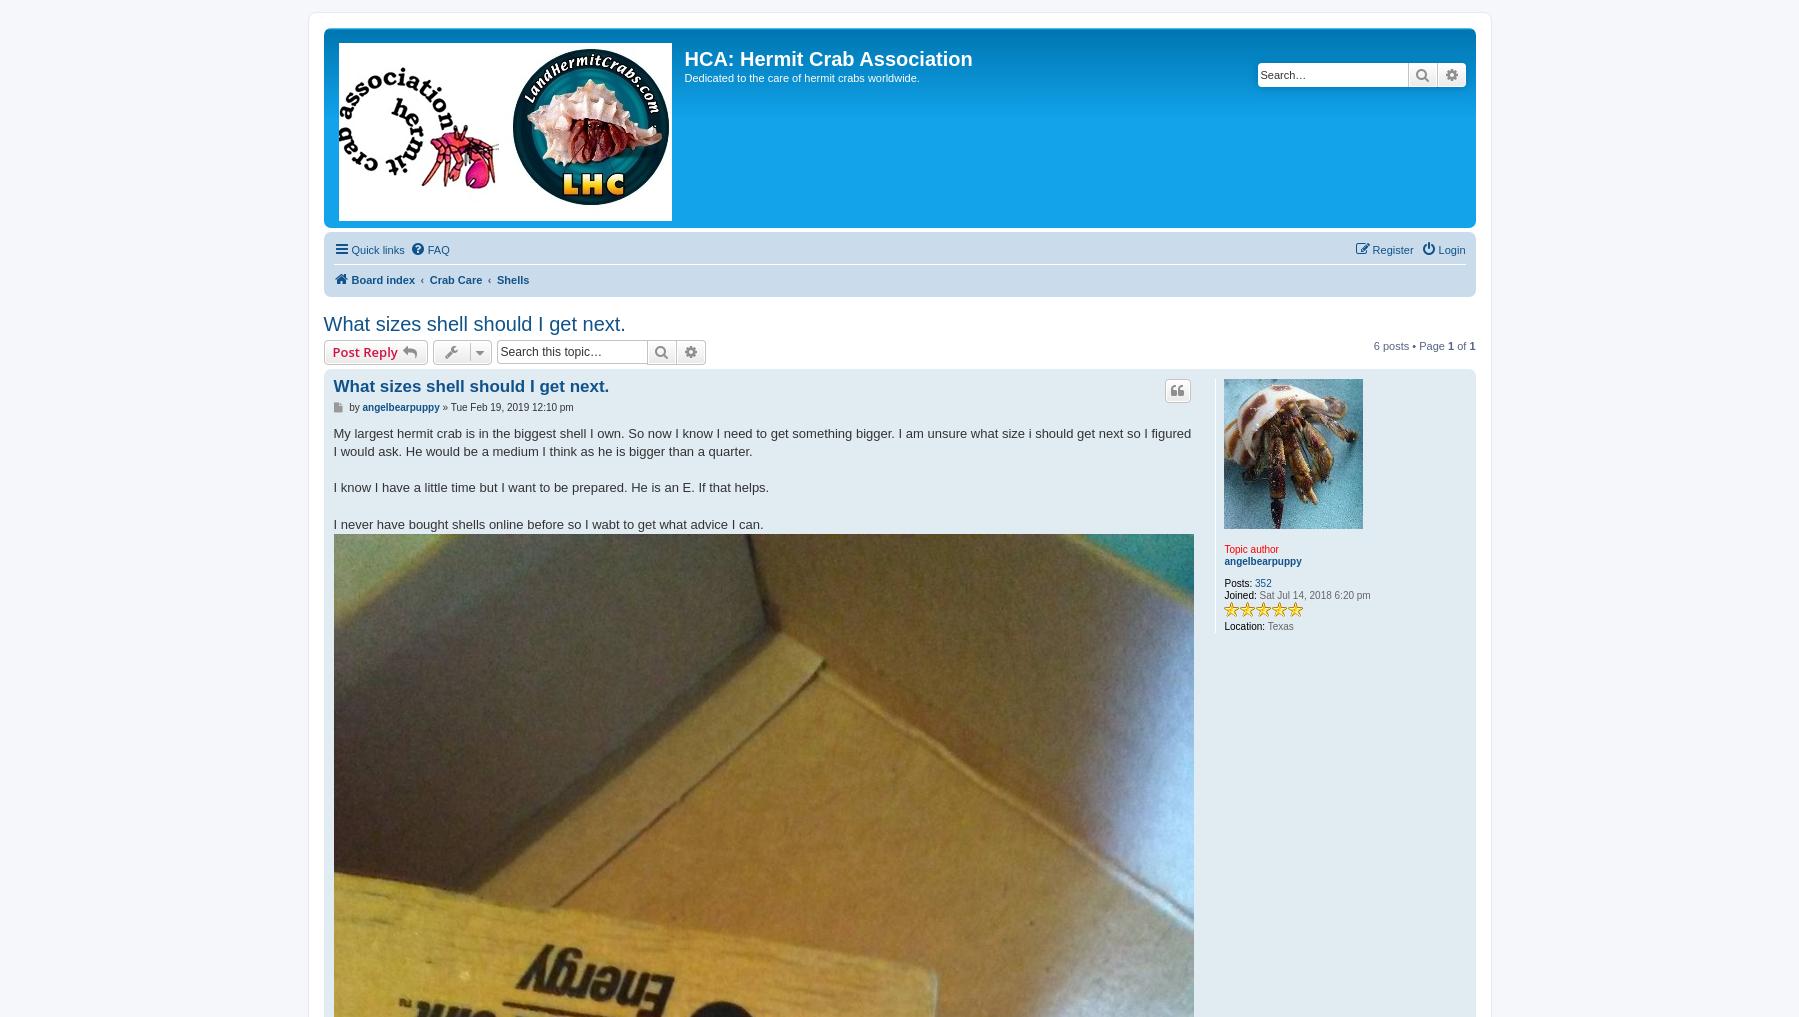 Image resolution: width=1799 pixels, height=1017 pixels. Describe the element at coordinates (363, 350) in the screenshot. I see `'Post Reply'` at that location.